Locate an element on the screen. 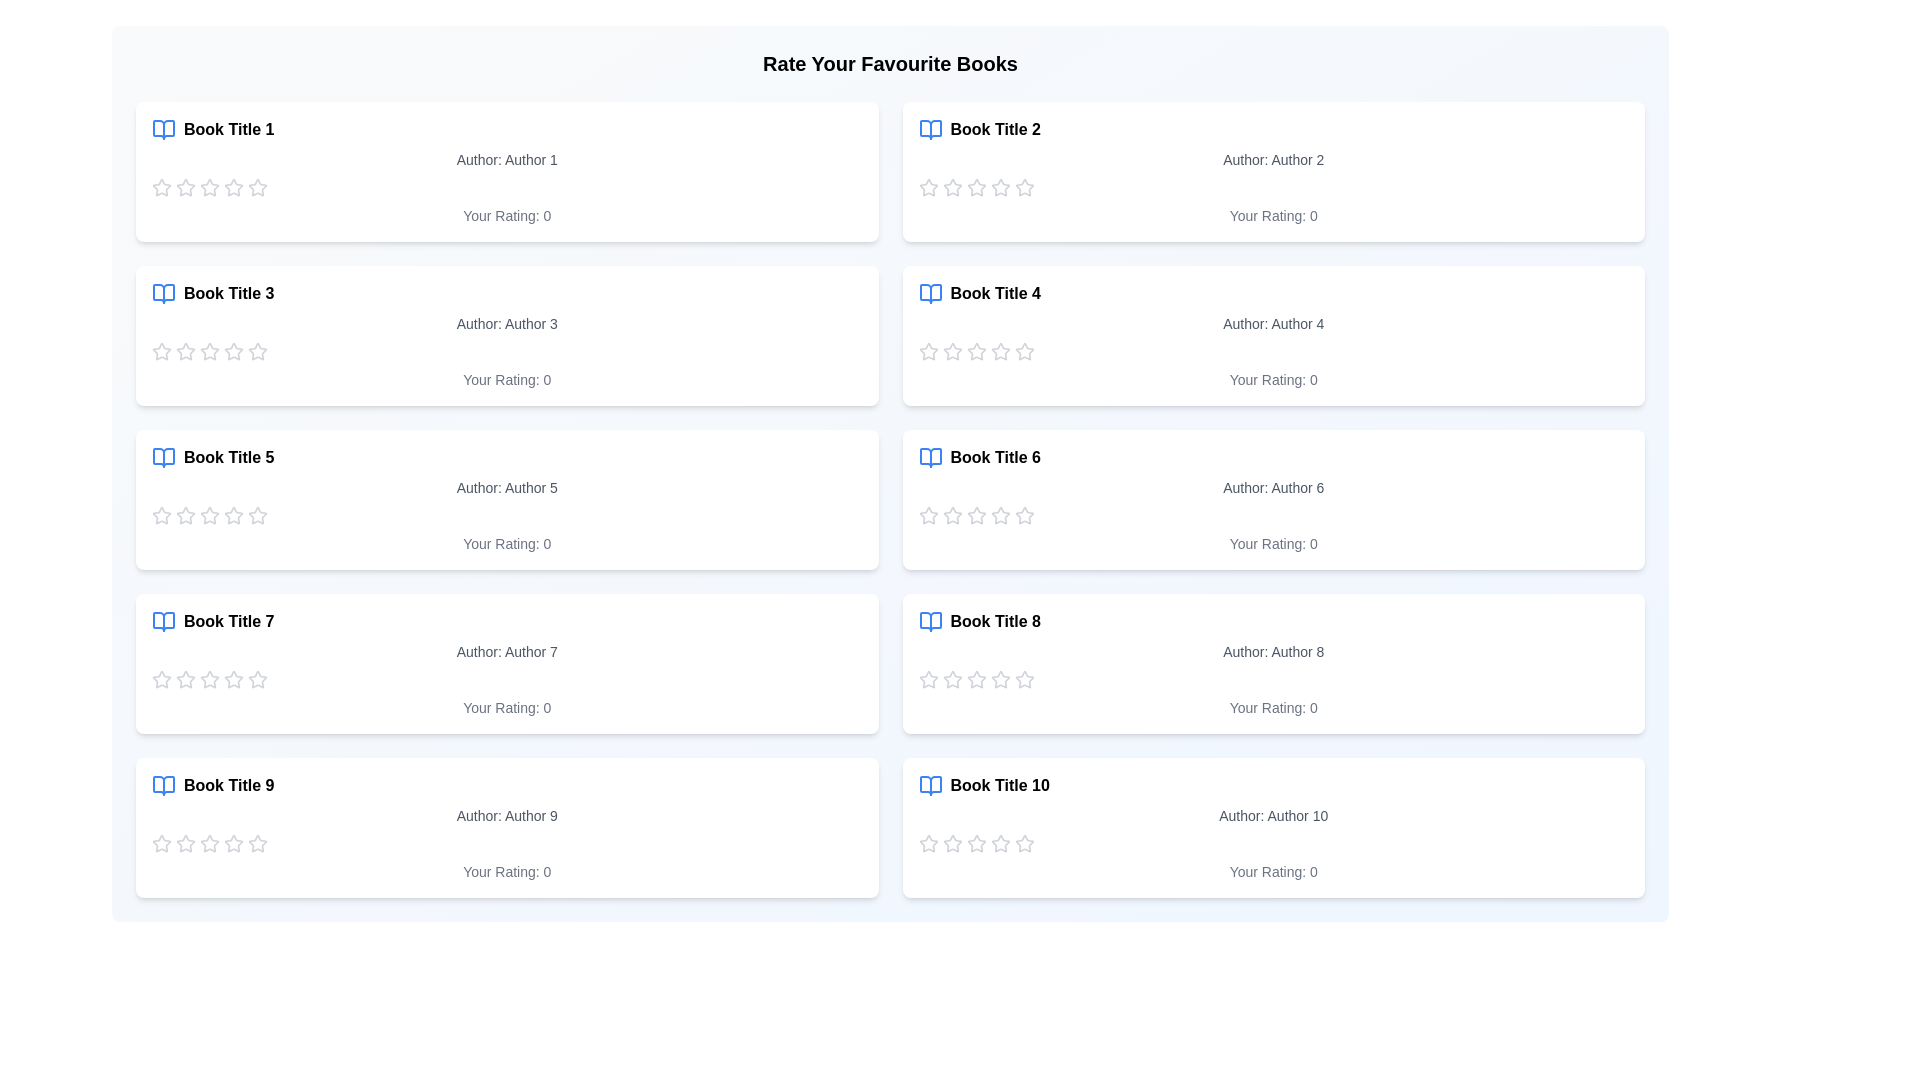 The width and height of the screenshot is (1920, 1080). the star icon to set the rating for a book to 4 is located at coordinates (234, 188).